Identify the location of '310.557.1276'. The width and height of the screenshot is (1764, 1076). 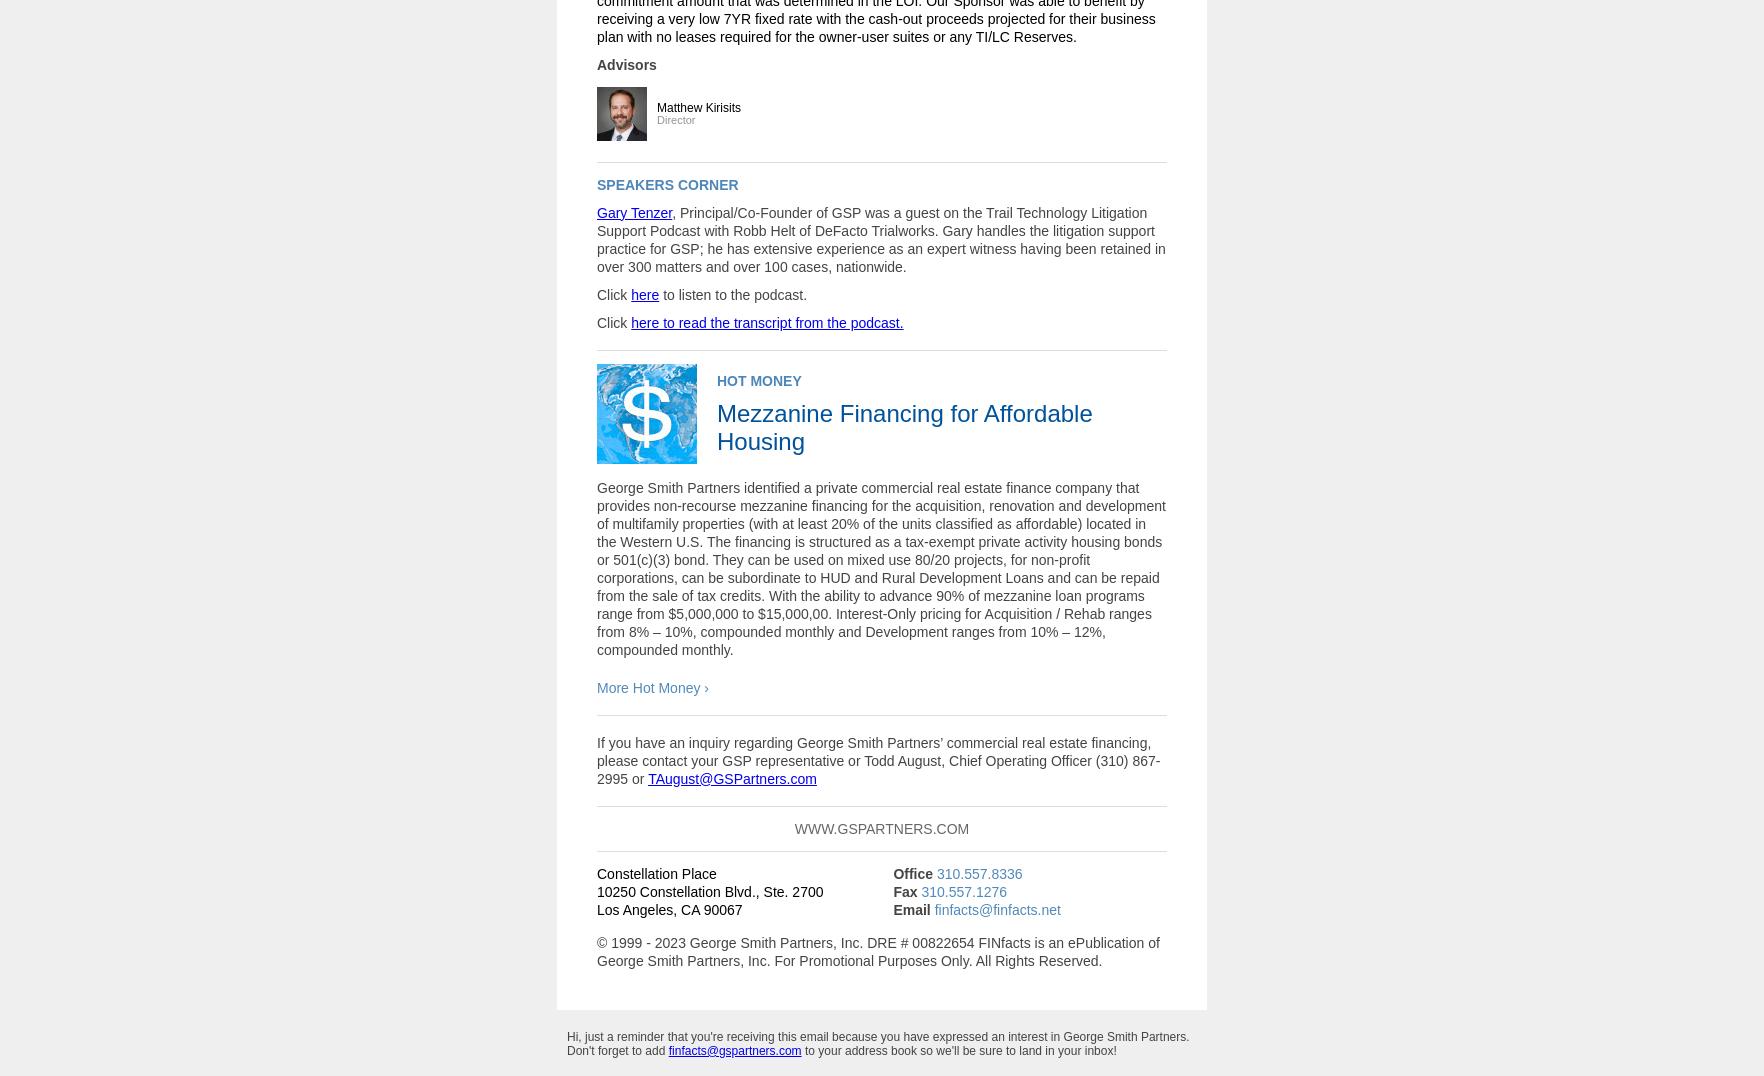
(964, 891).